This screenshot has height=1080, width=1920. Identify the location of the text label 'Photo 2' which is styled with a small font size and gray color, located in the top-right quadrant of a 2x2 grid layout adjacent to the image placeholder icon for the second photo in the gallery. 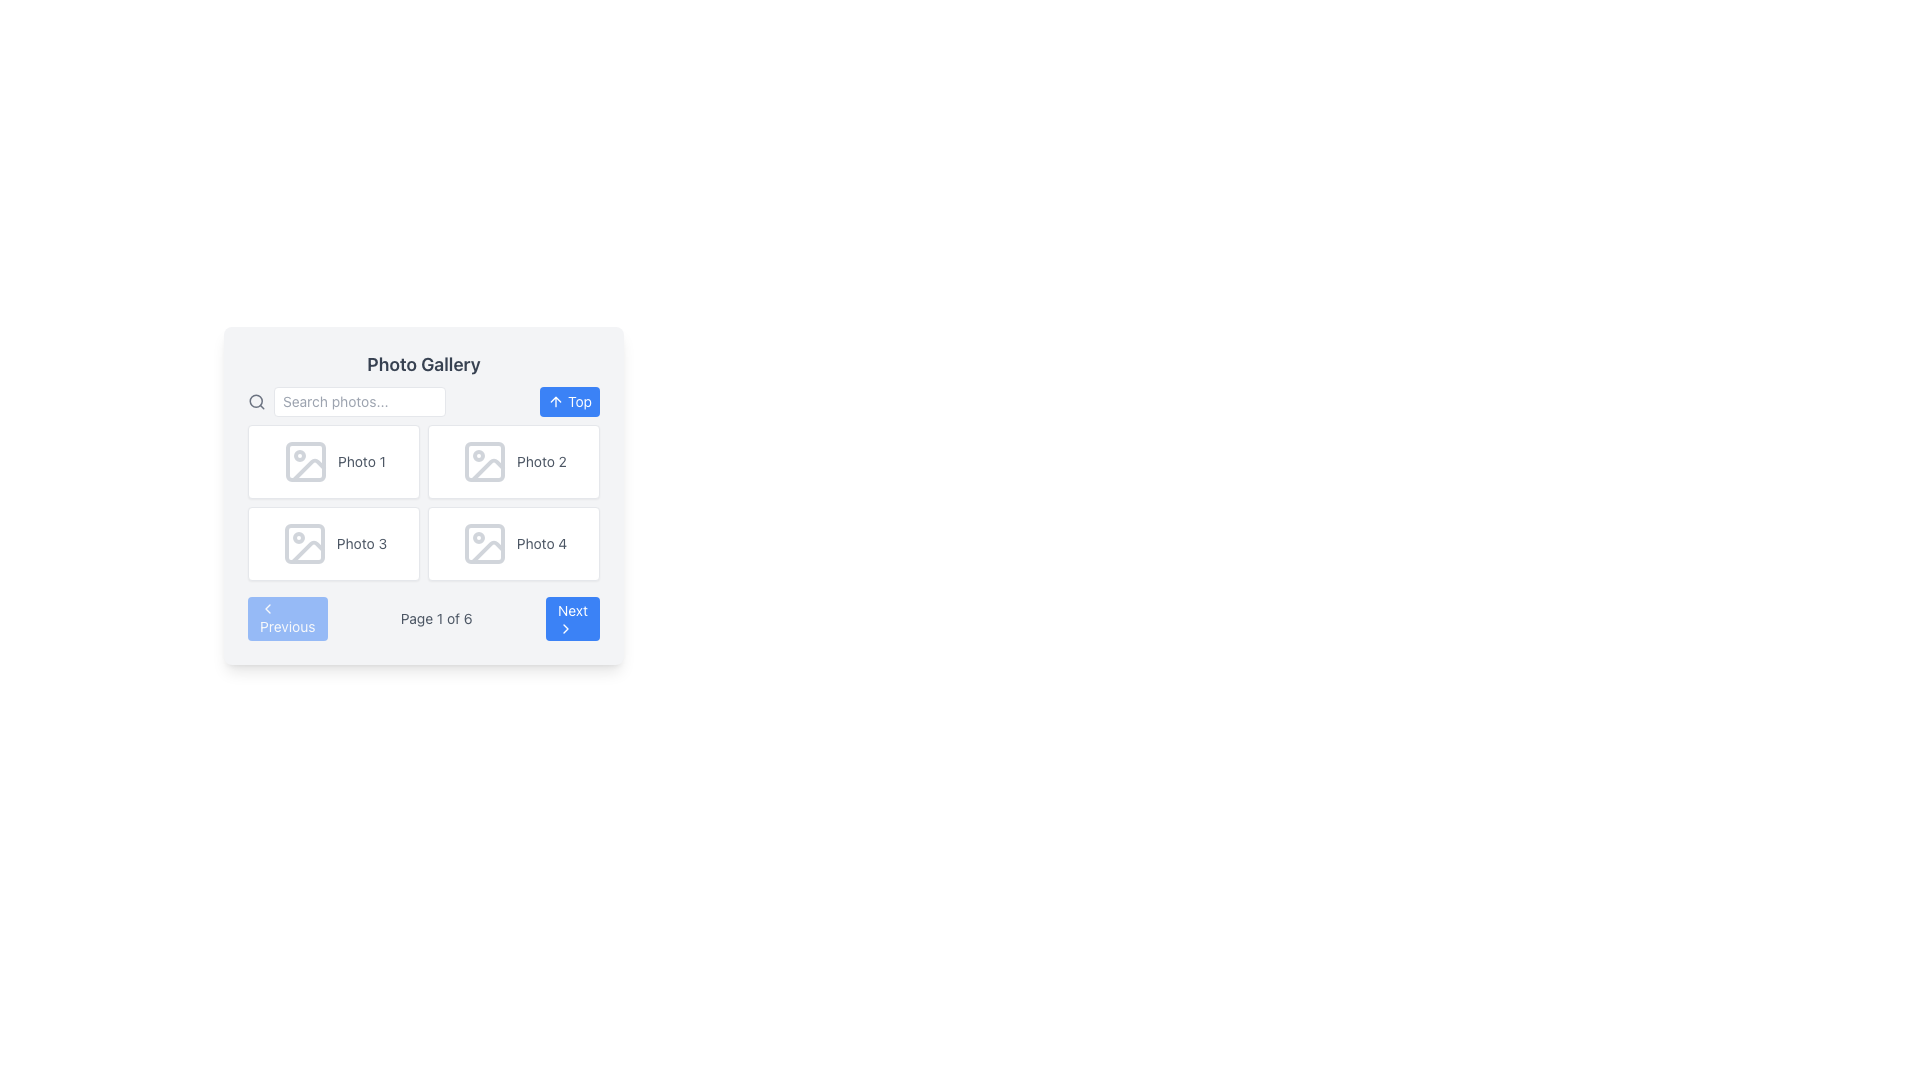
(542, 462).